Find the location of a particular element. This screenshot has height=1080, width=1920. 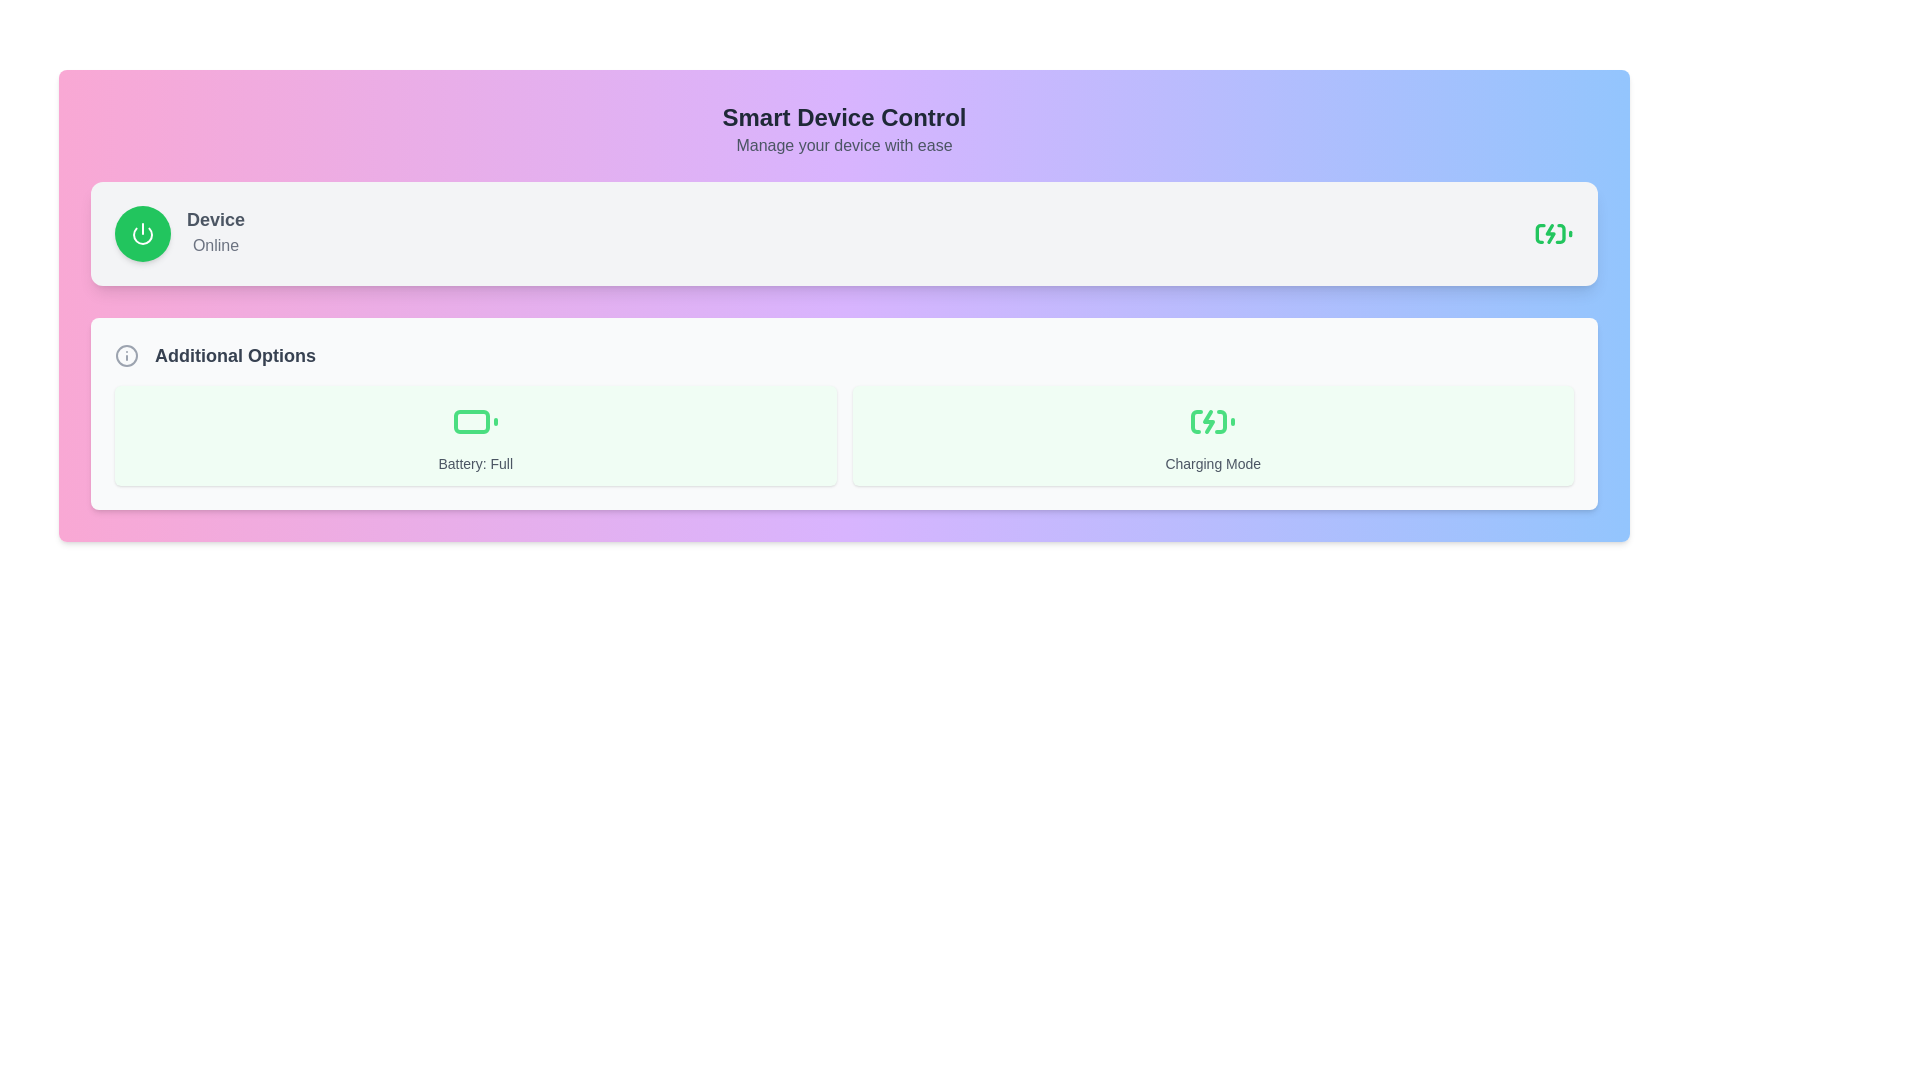

the non-interactive Text Label that displays the battery status as 'Full', located beneath the battery icon in the options frame is located at coordinates (474, 463).